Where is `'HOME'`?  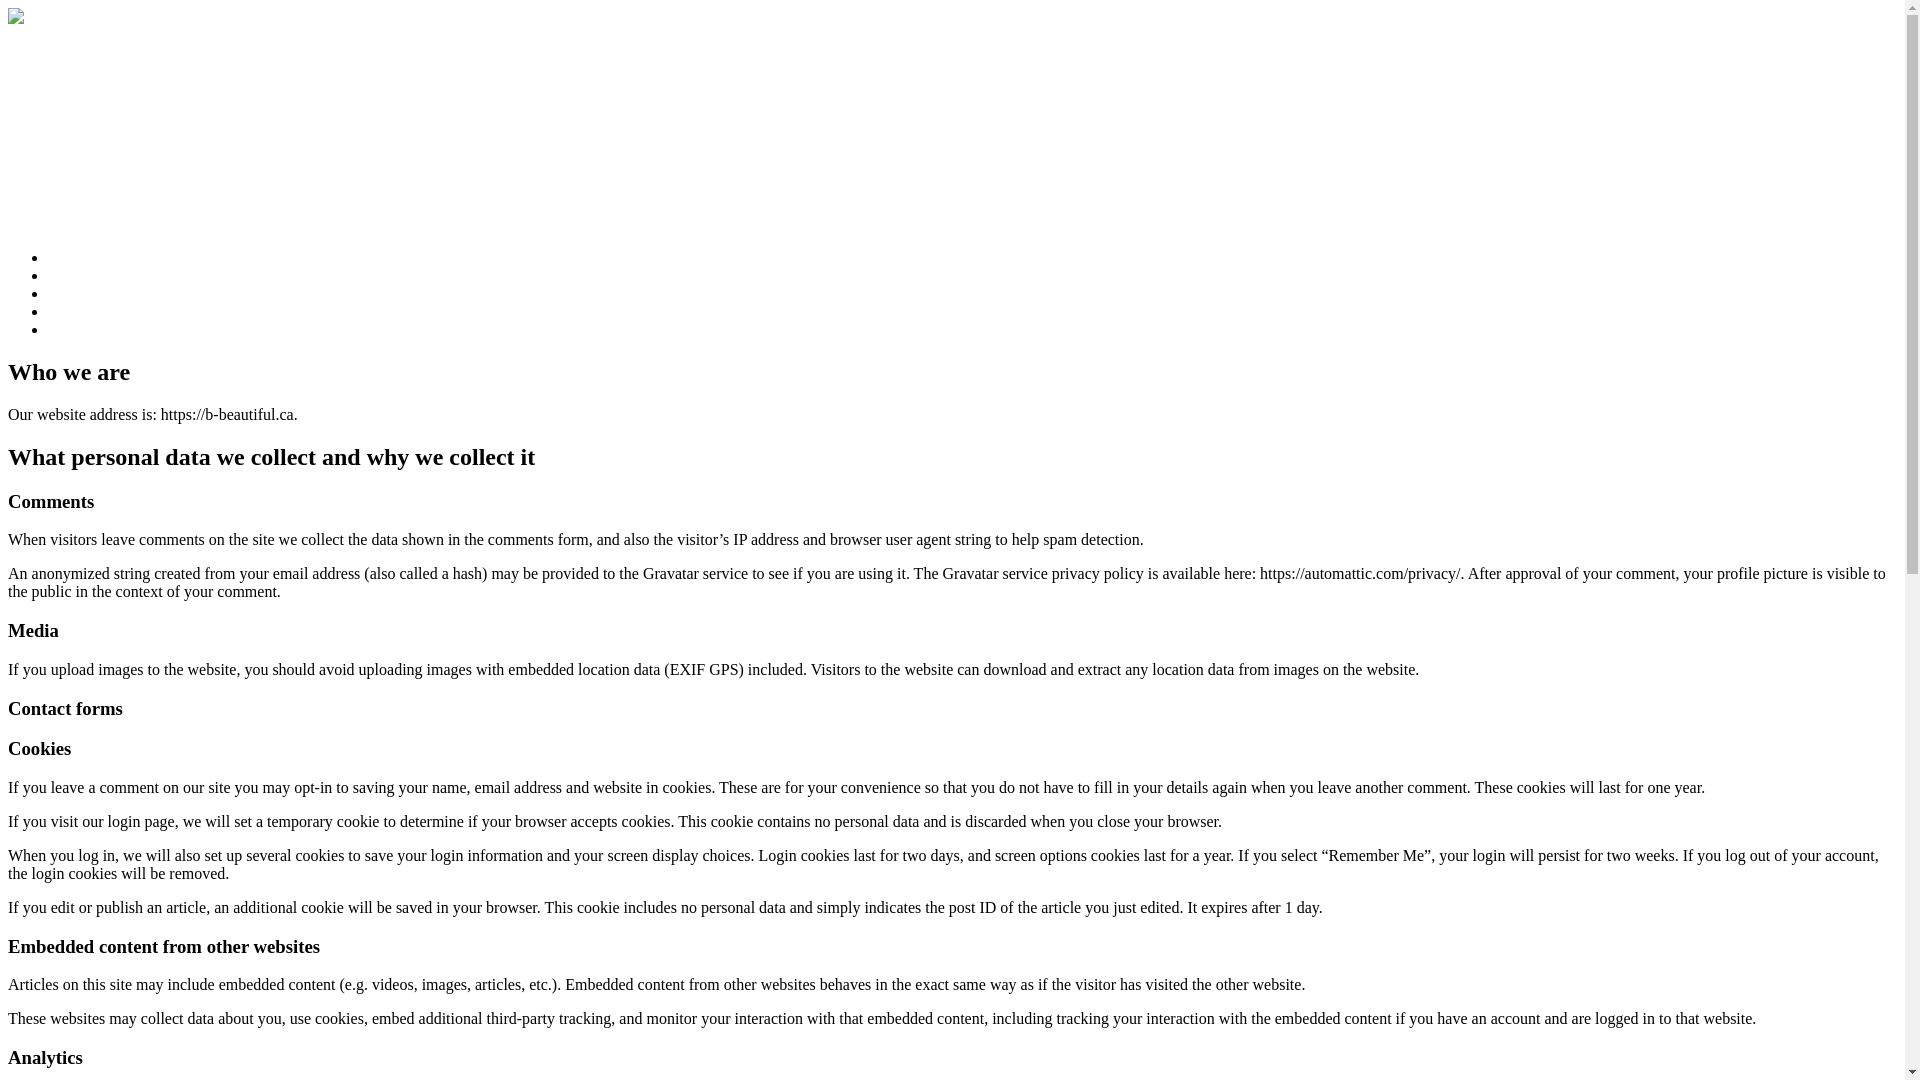 'HOME' is located at coordinates (71, 256).